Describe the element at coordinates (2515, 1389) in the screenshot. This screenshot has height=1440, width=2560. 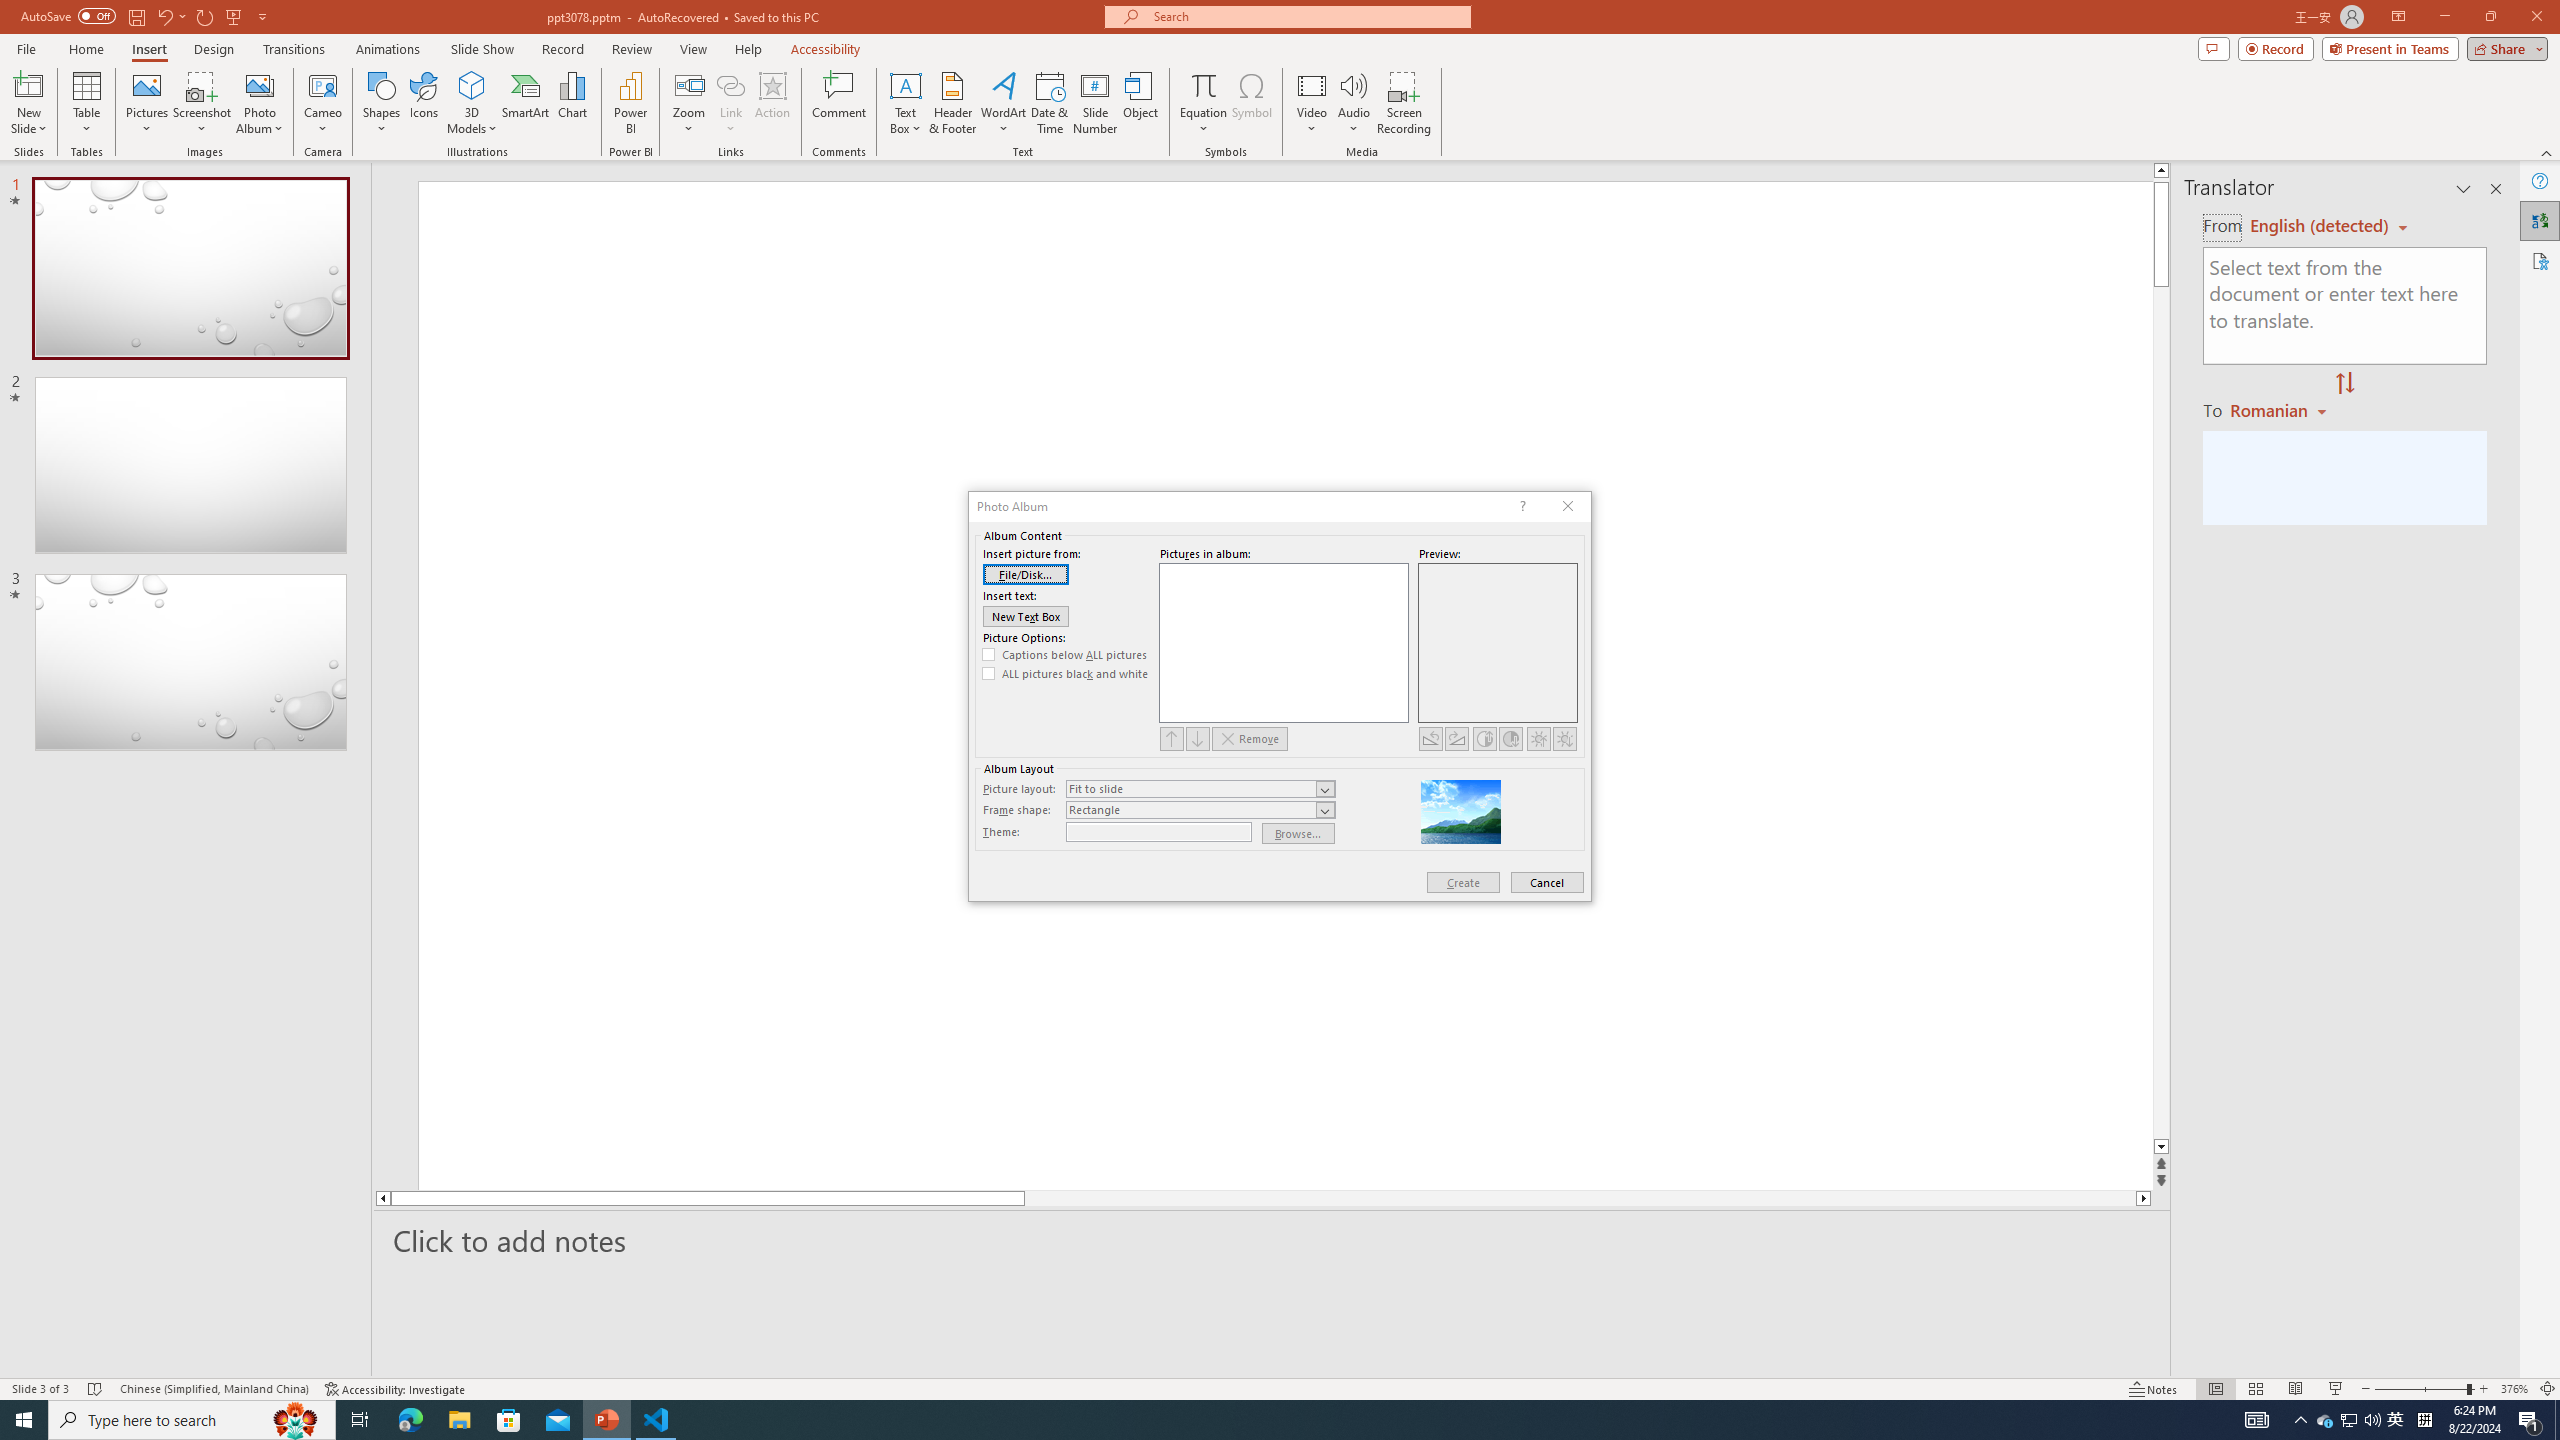
I see `'Zoom 376%'` at that location.